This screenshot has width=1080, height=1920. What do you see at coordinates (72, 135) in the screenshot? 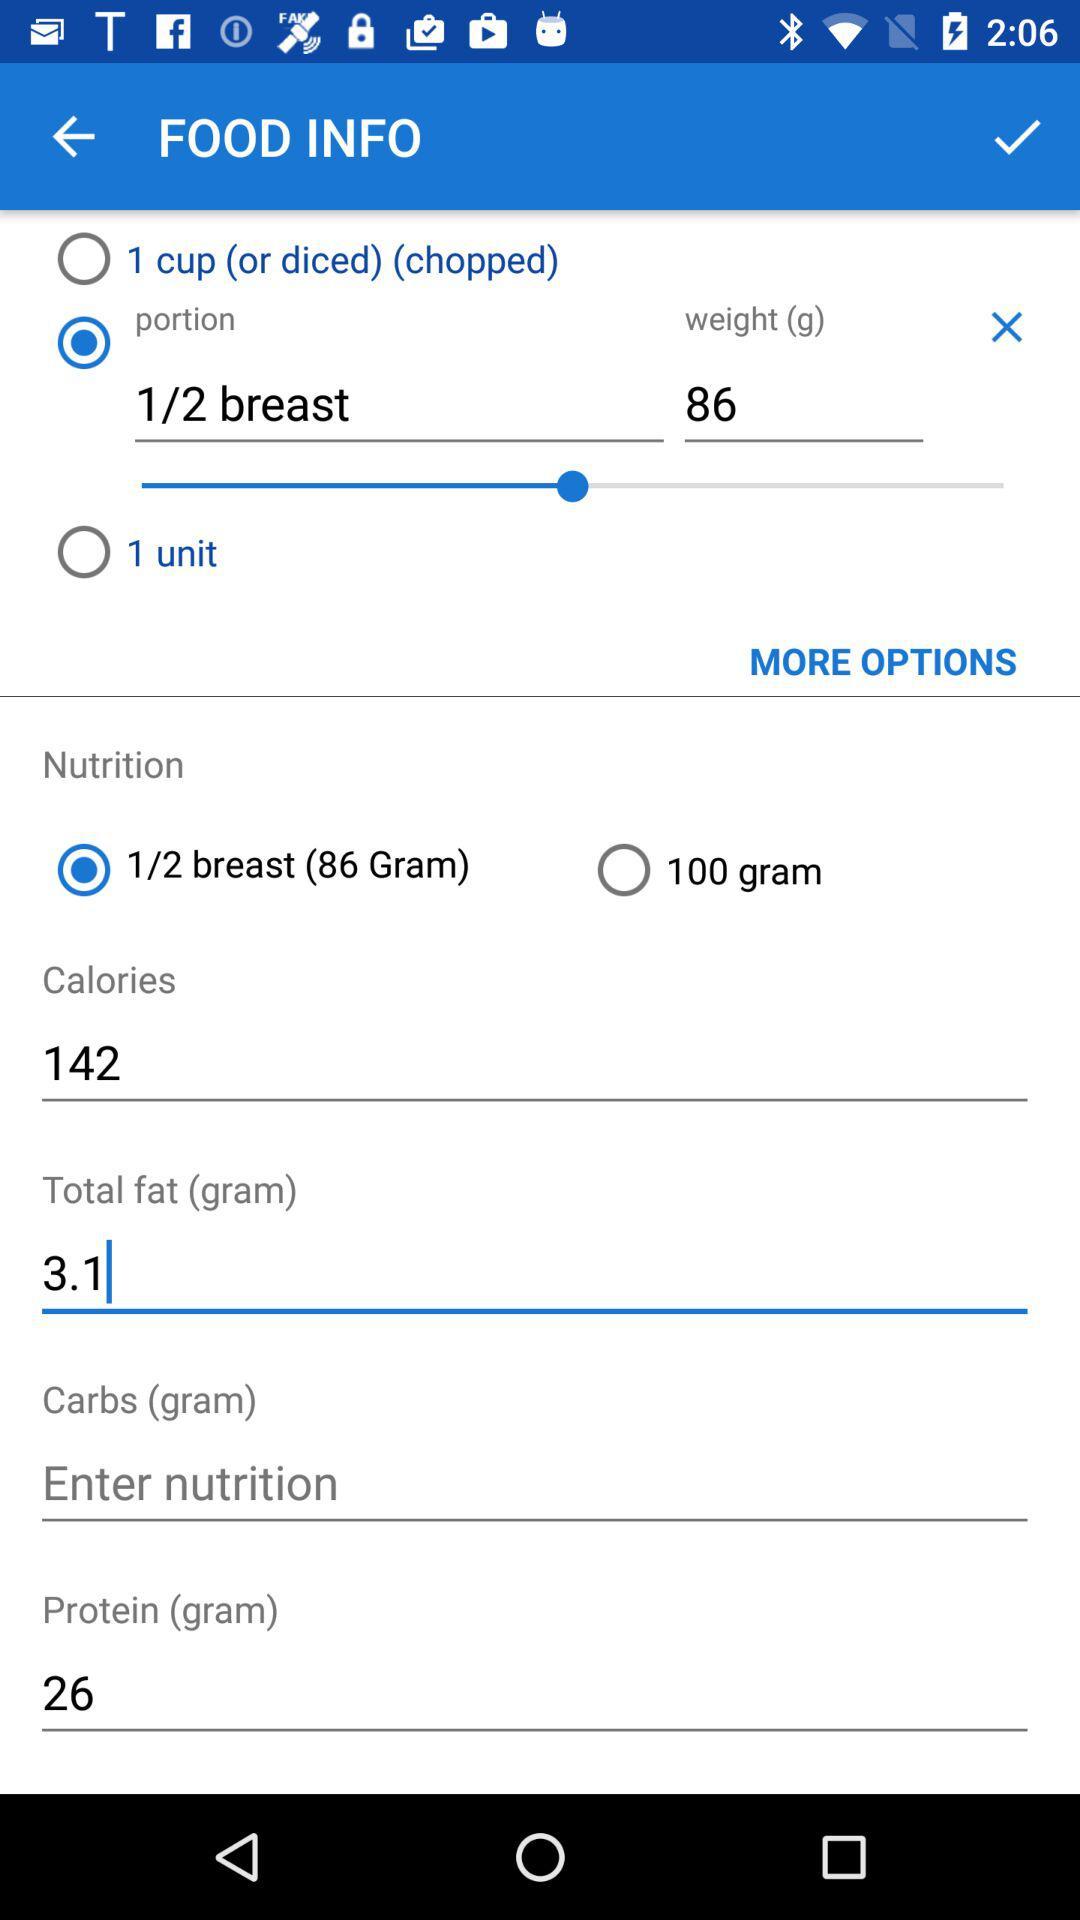
I see `the icon above the 1 cup or item` at bounding box center [72, 135].